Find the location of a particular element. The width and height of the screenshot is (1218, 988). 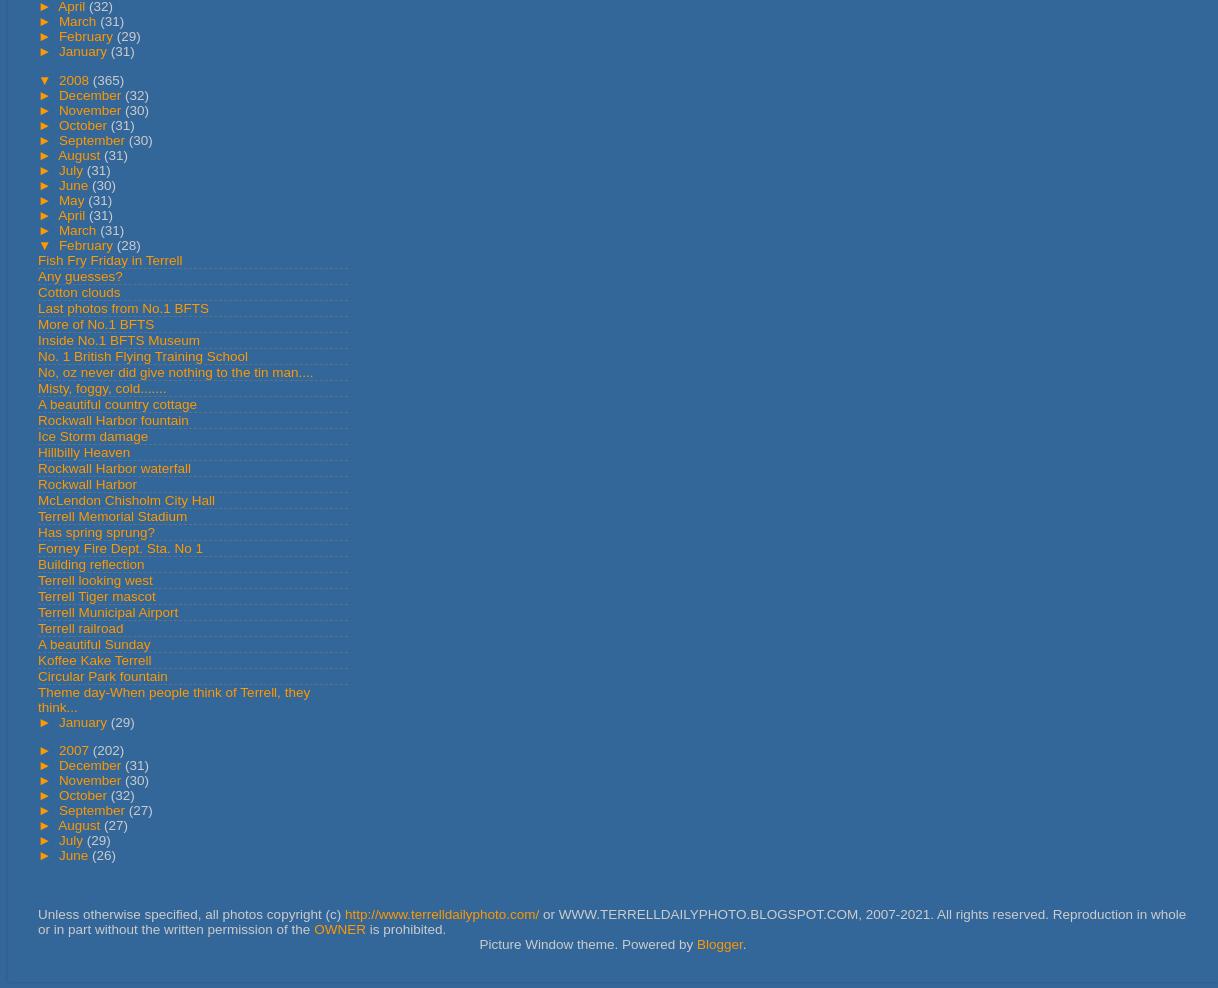

'Rockwall Harbor' is located at coordinates (87, 483).